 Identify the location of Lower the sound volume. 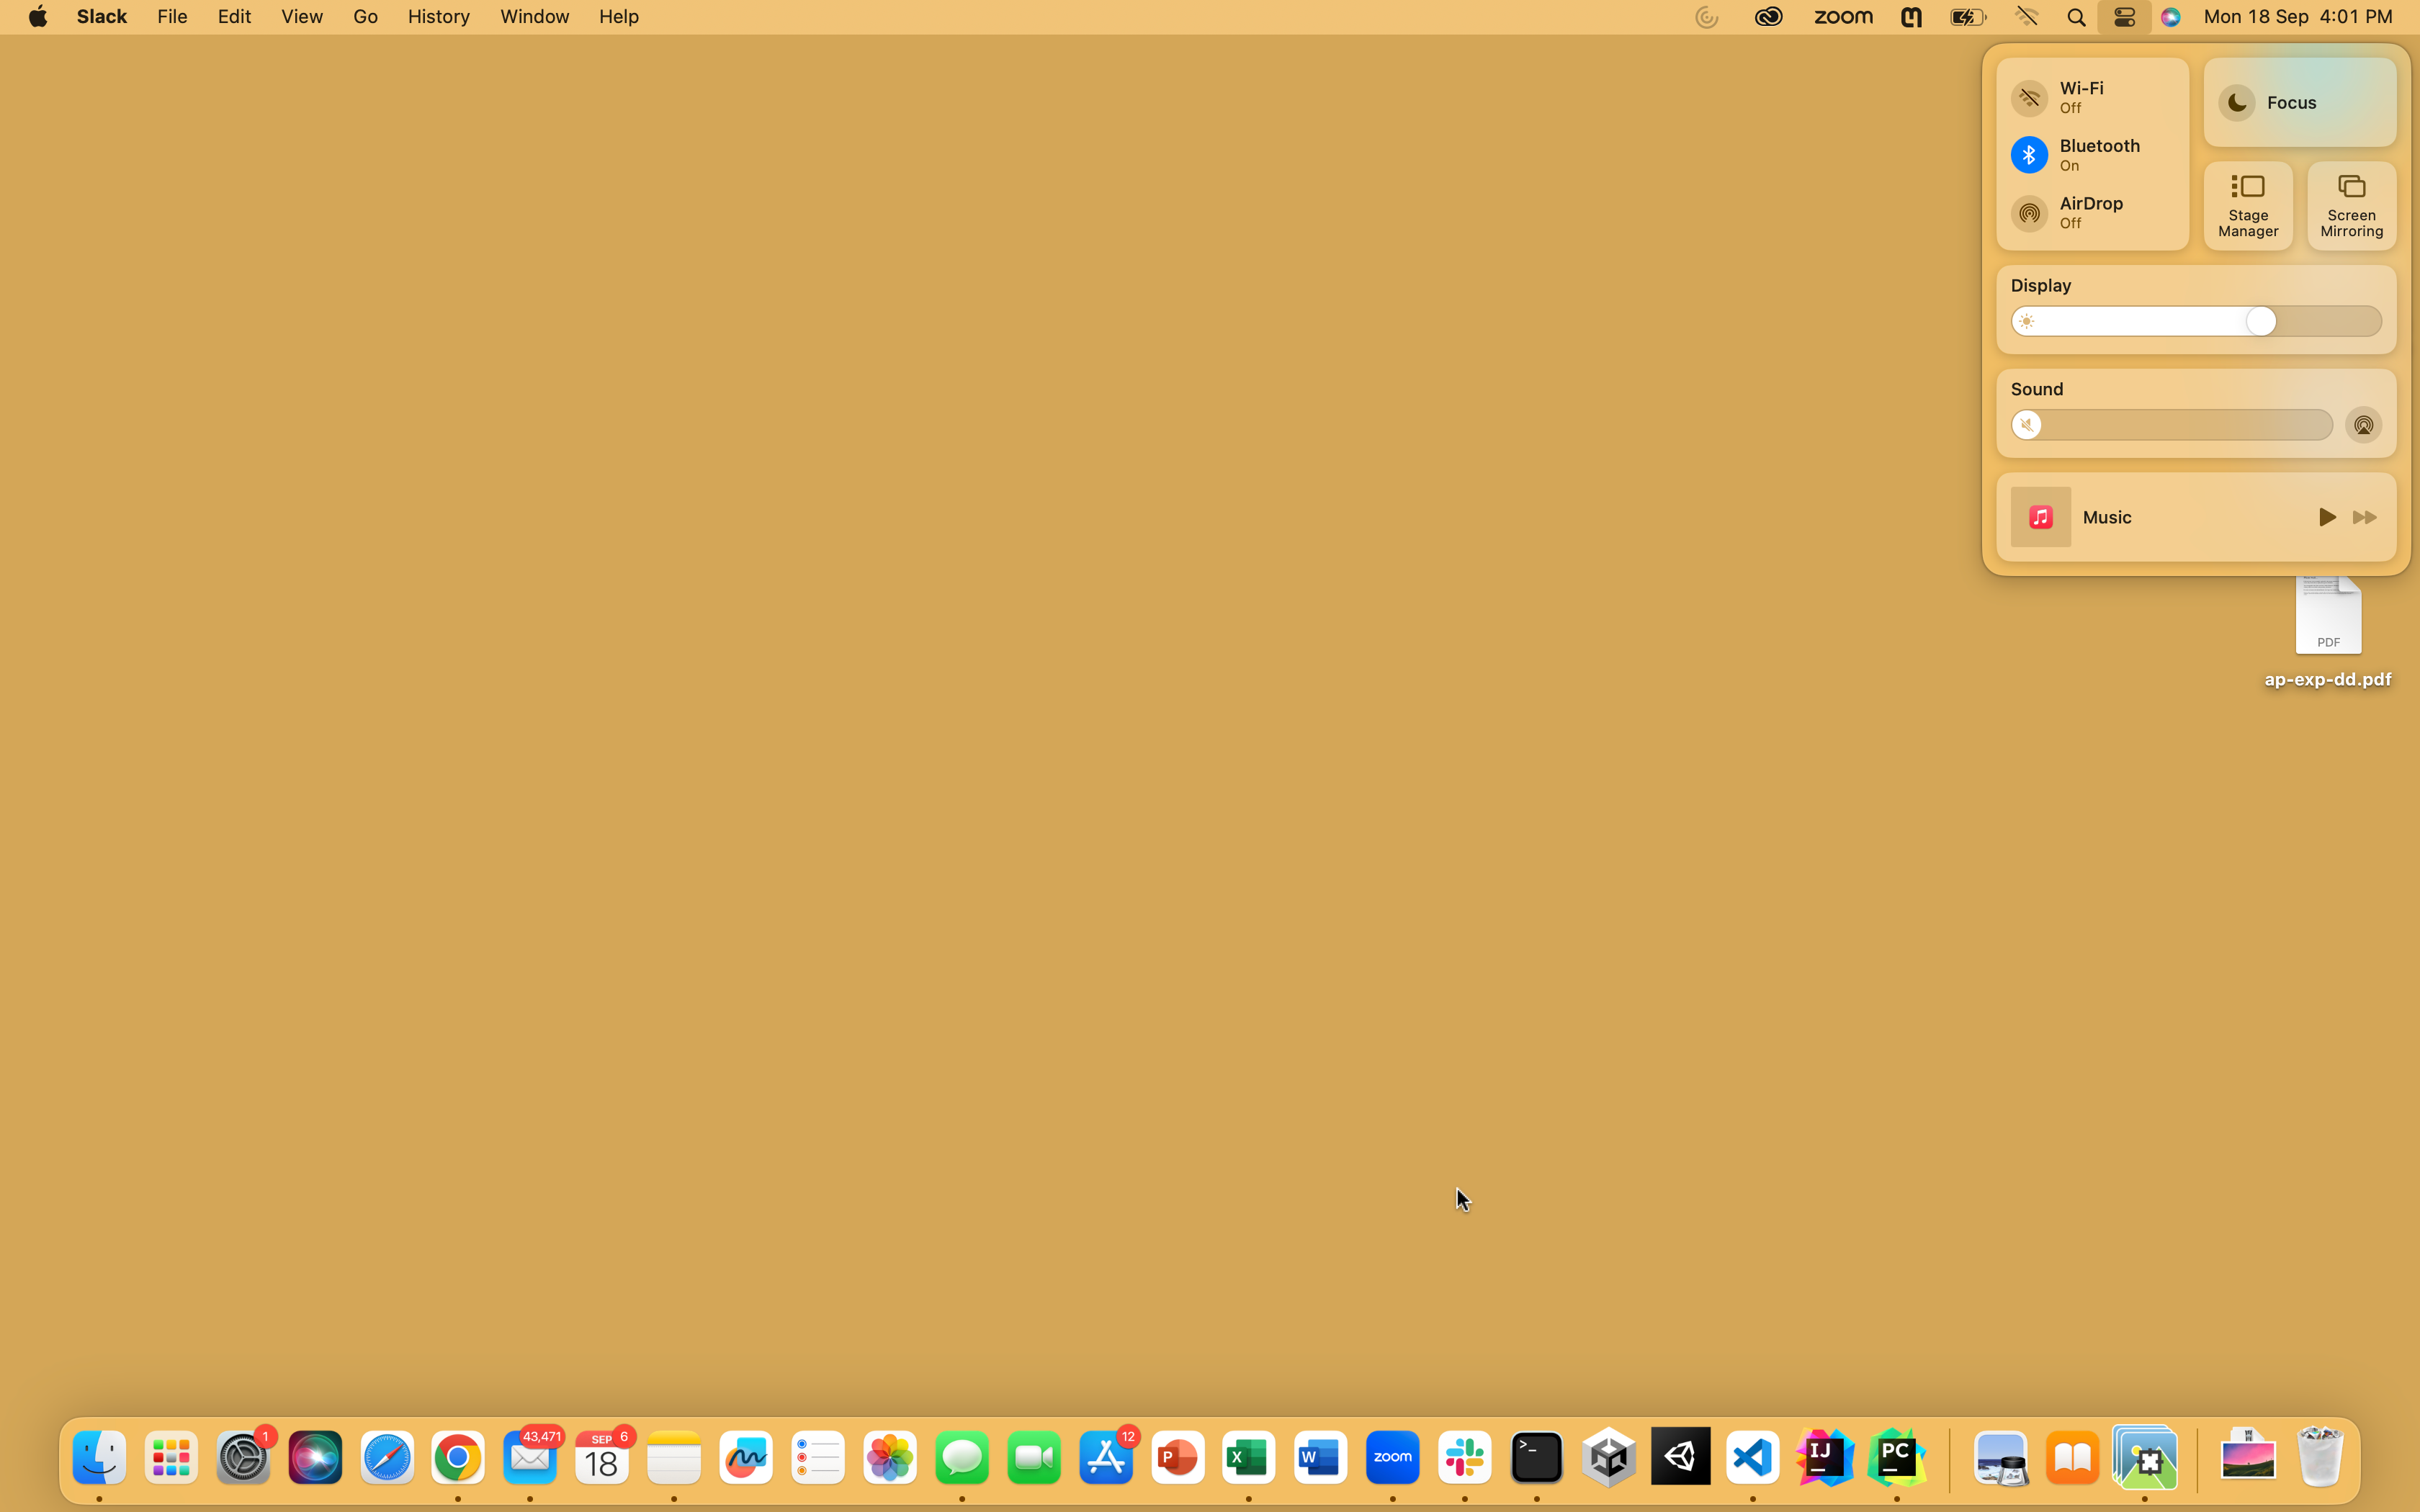
(2035, 423).